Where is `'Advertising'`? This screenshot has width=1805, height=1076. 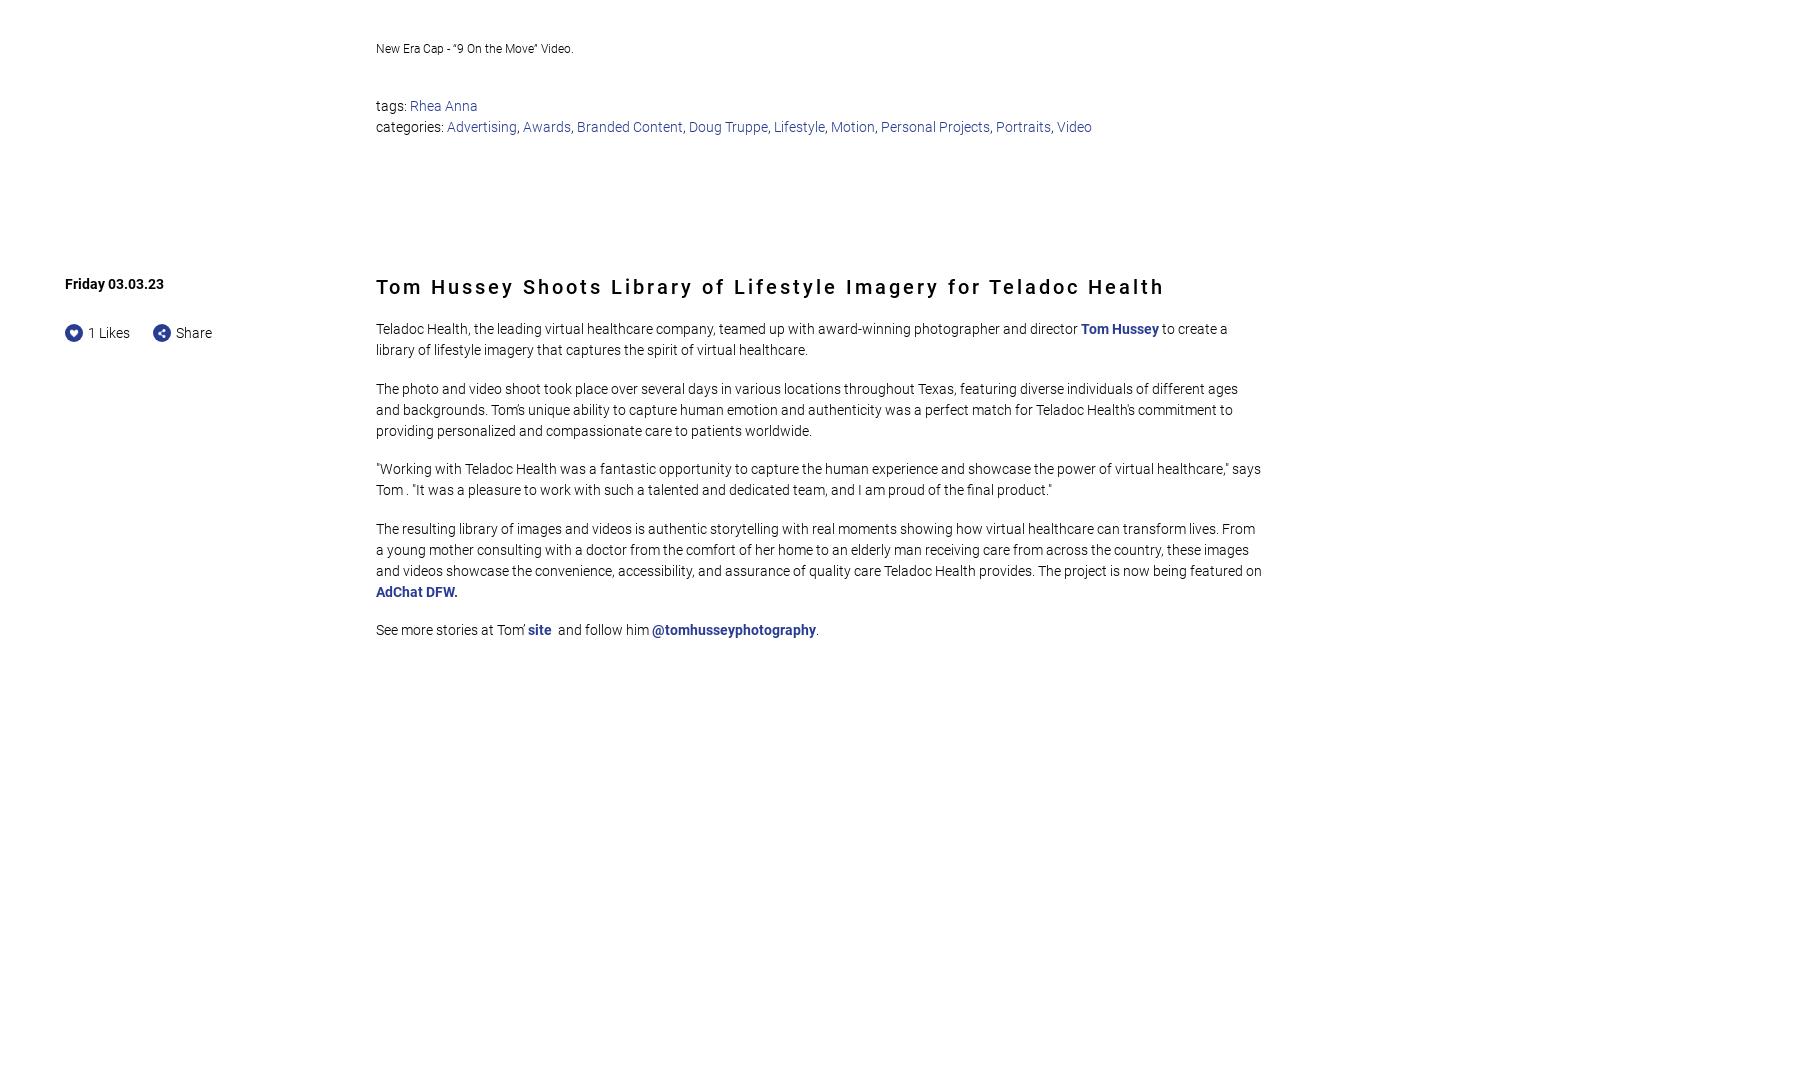 'Advertising' is located at coordinates (480, 125).